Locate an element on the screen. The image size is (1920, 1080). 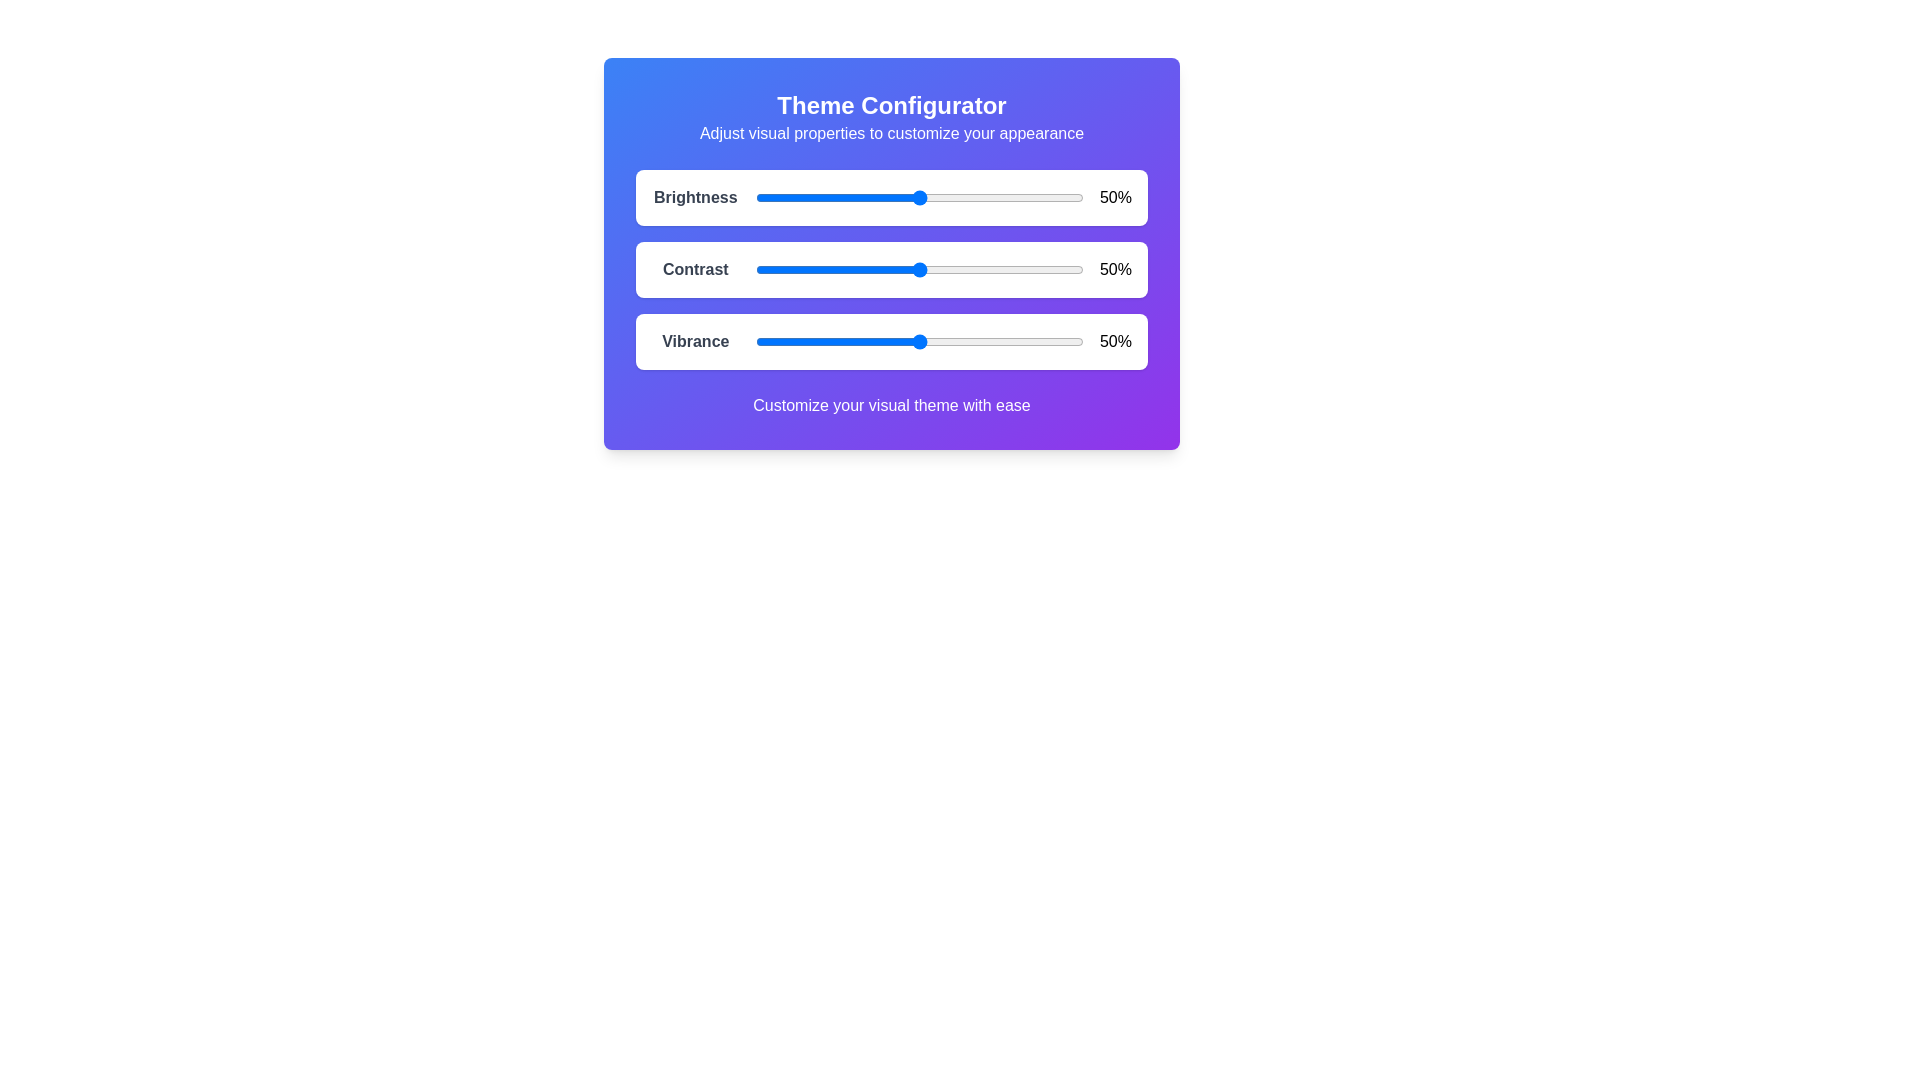
the vibrance slider to 54% is located at coordinates (931, 341).